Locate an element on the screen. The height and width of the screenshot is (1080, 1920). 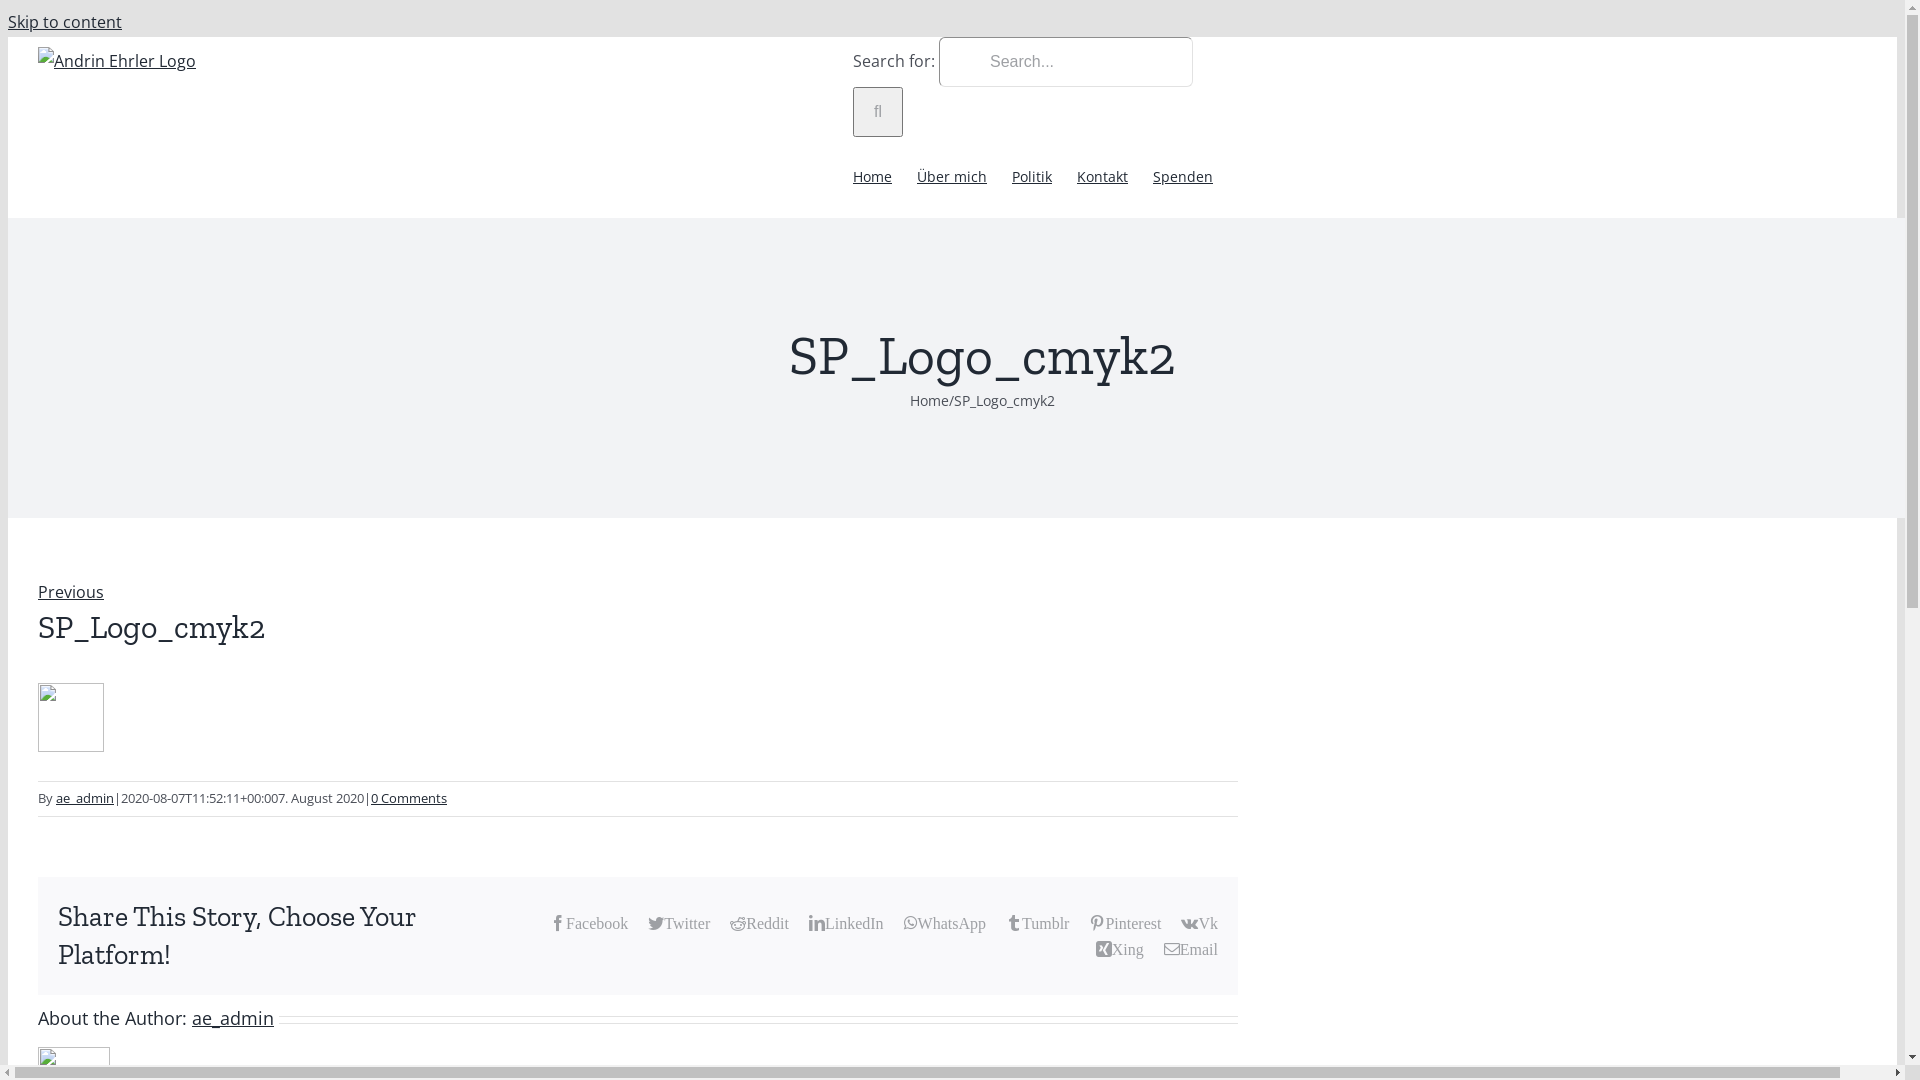
'Vk' is located at coordinates (1199, 922).